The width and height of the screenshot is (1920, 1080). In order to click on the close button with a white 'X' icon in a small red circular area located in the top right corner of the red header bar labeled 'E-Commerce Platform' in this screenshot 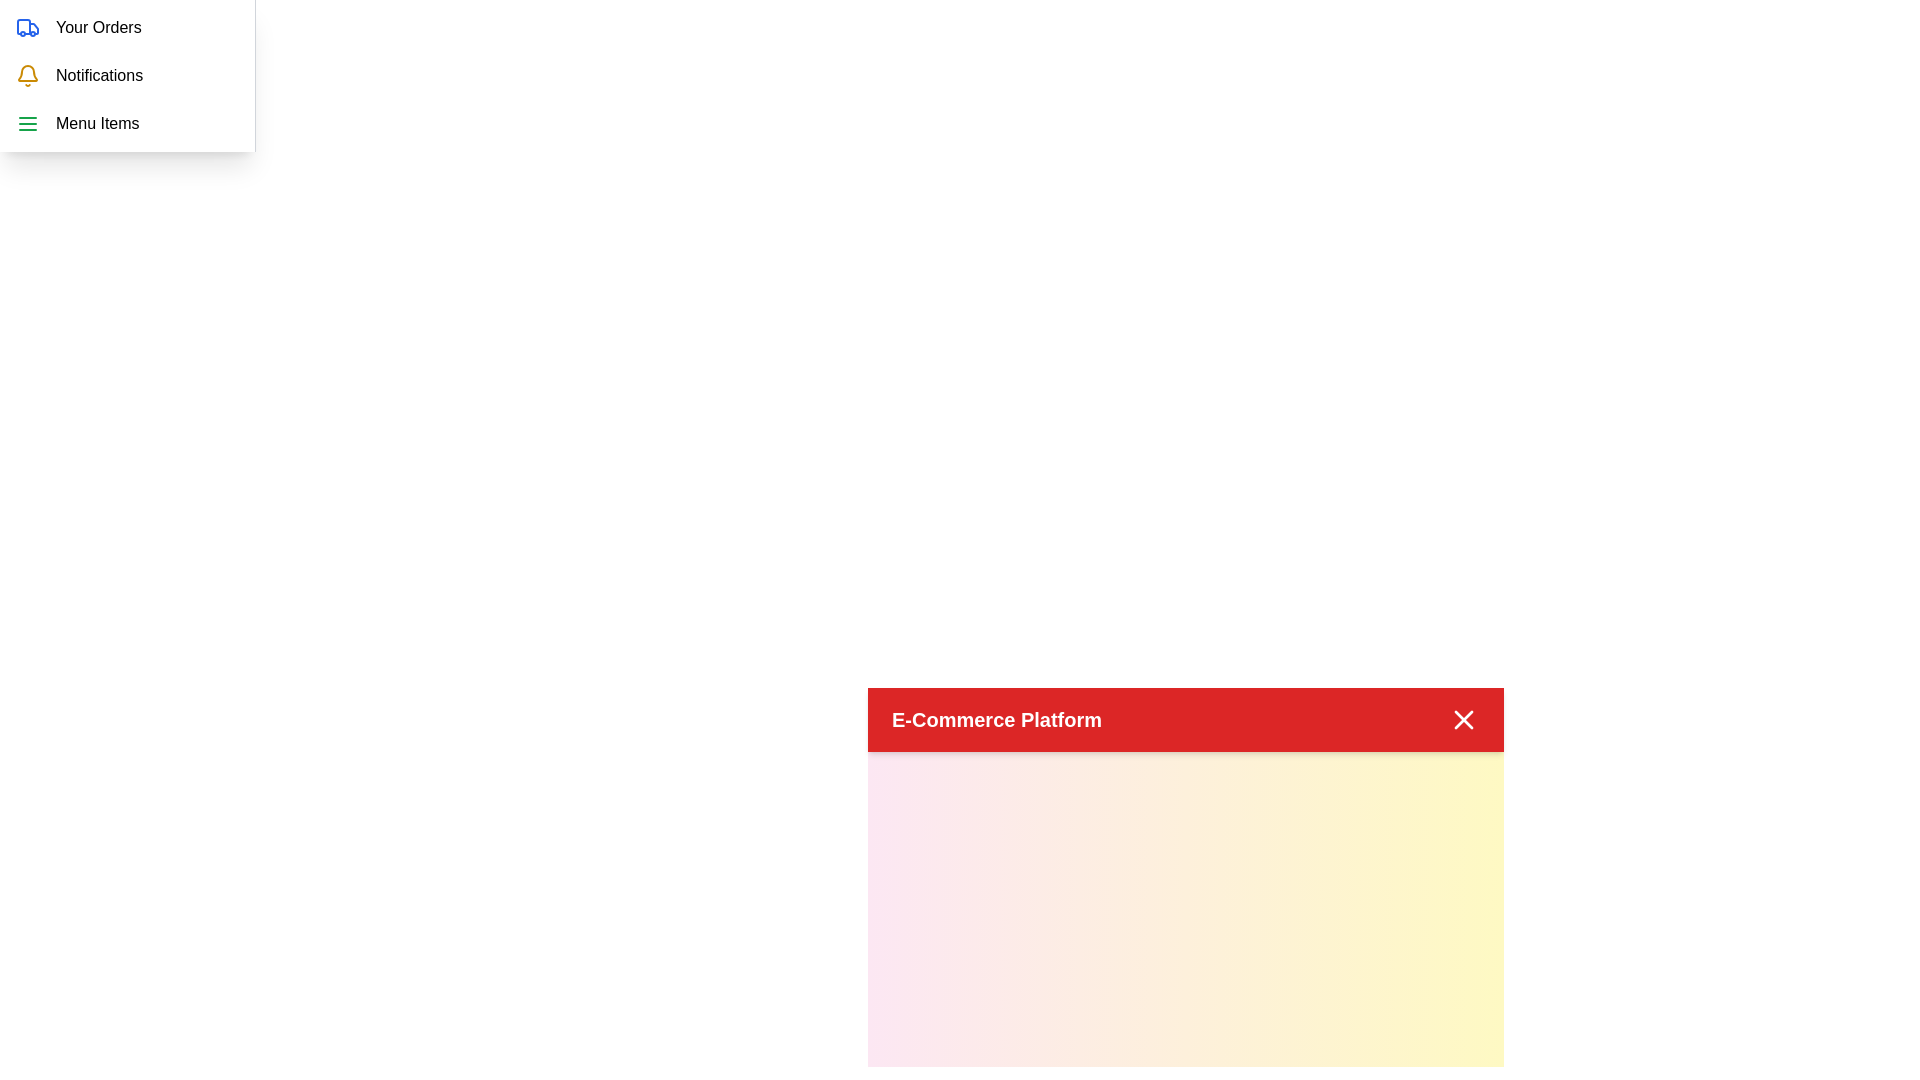, I will do `click(1464, 720)`.